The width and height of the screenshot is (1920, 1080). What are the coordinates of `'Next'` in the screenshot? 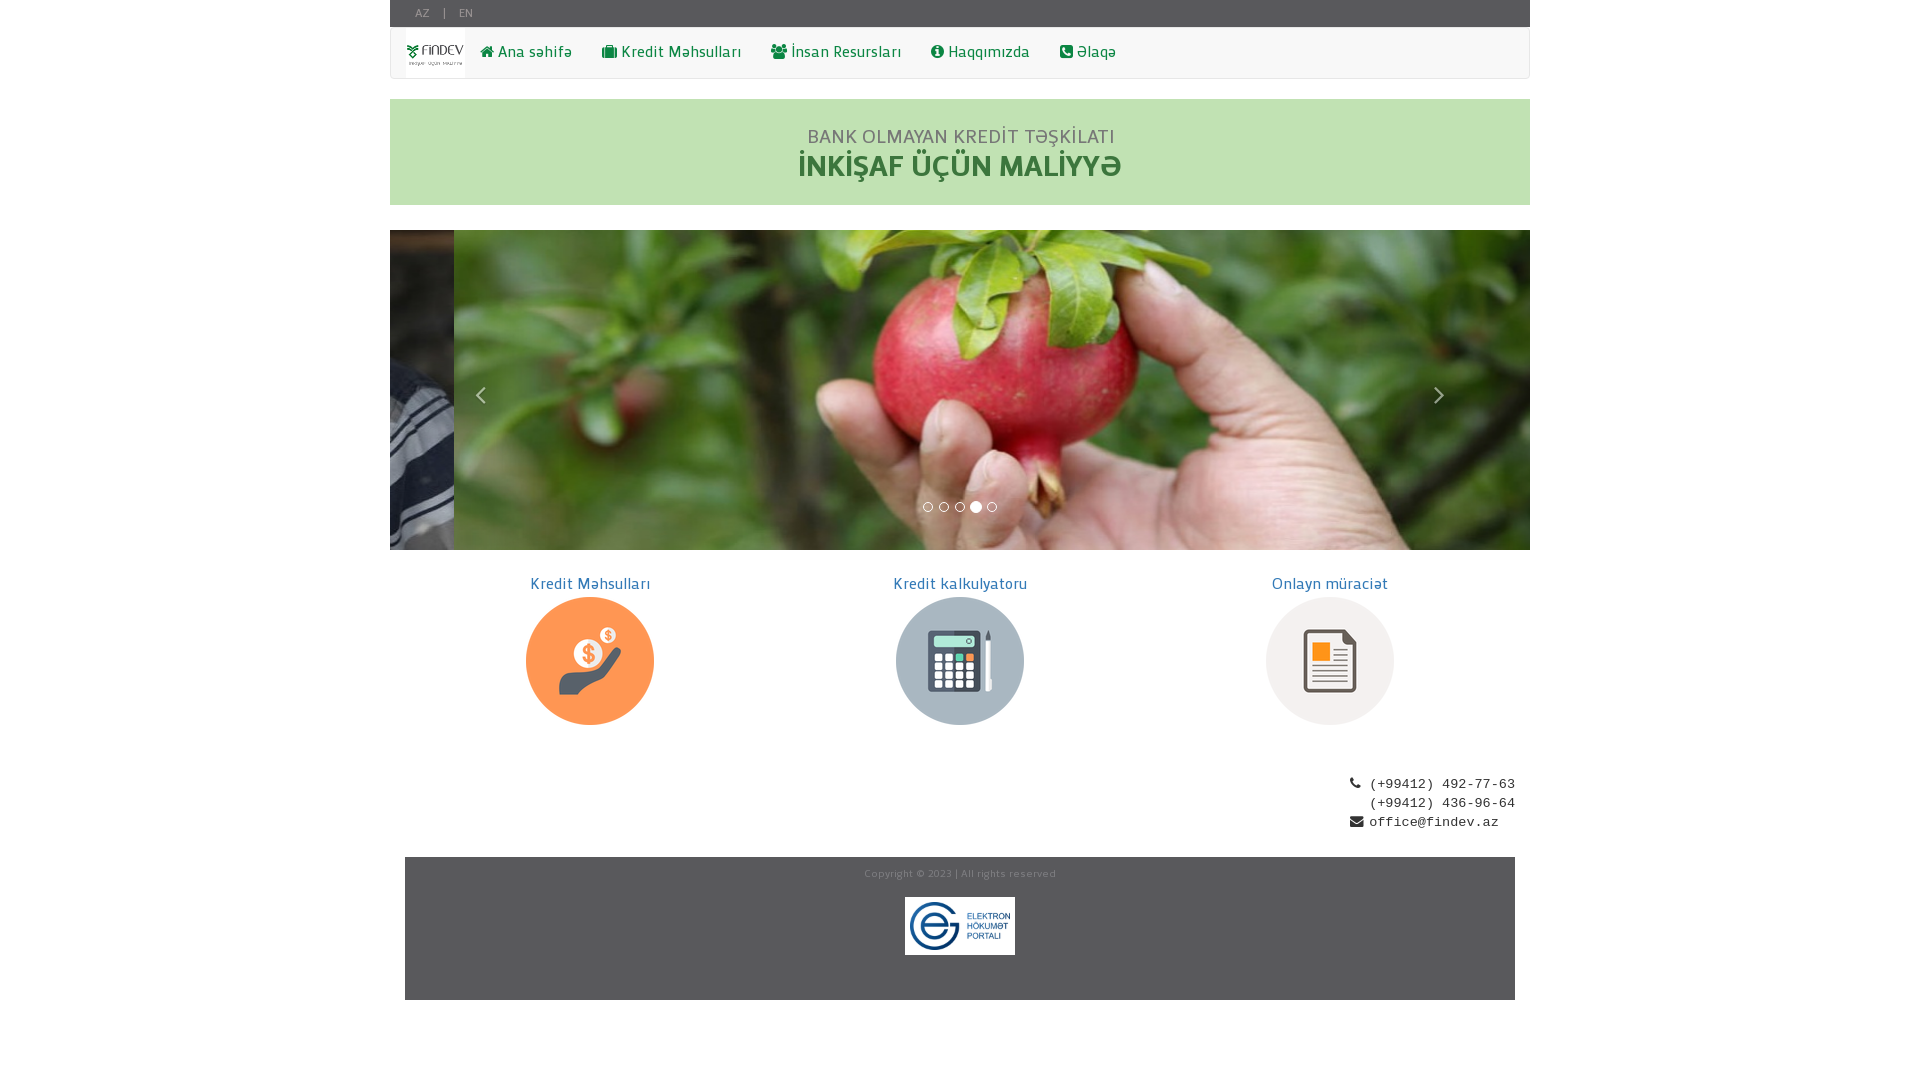 It's located at (1444, 389).